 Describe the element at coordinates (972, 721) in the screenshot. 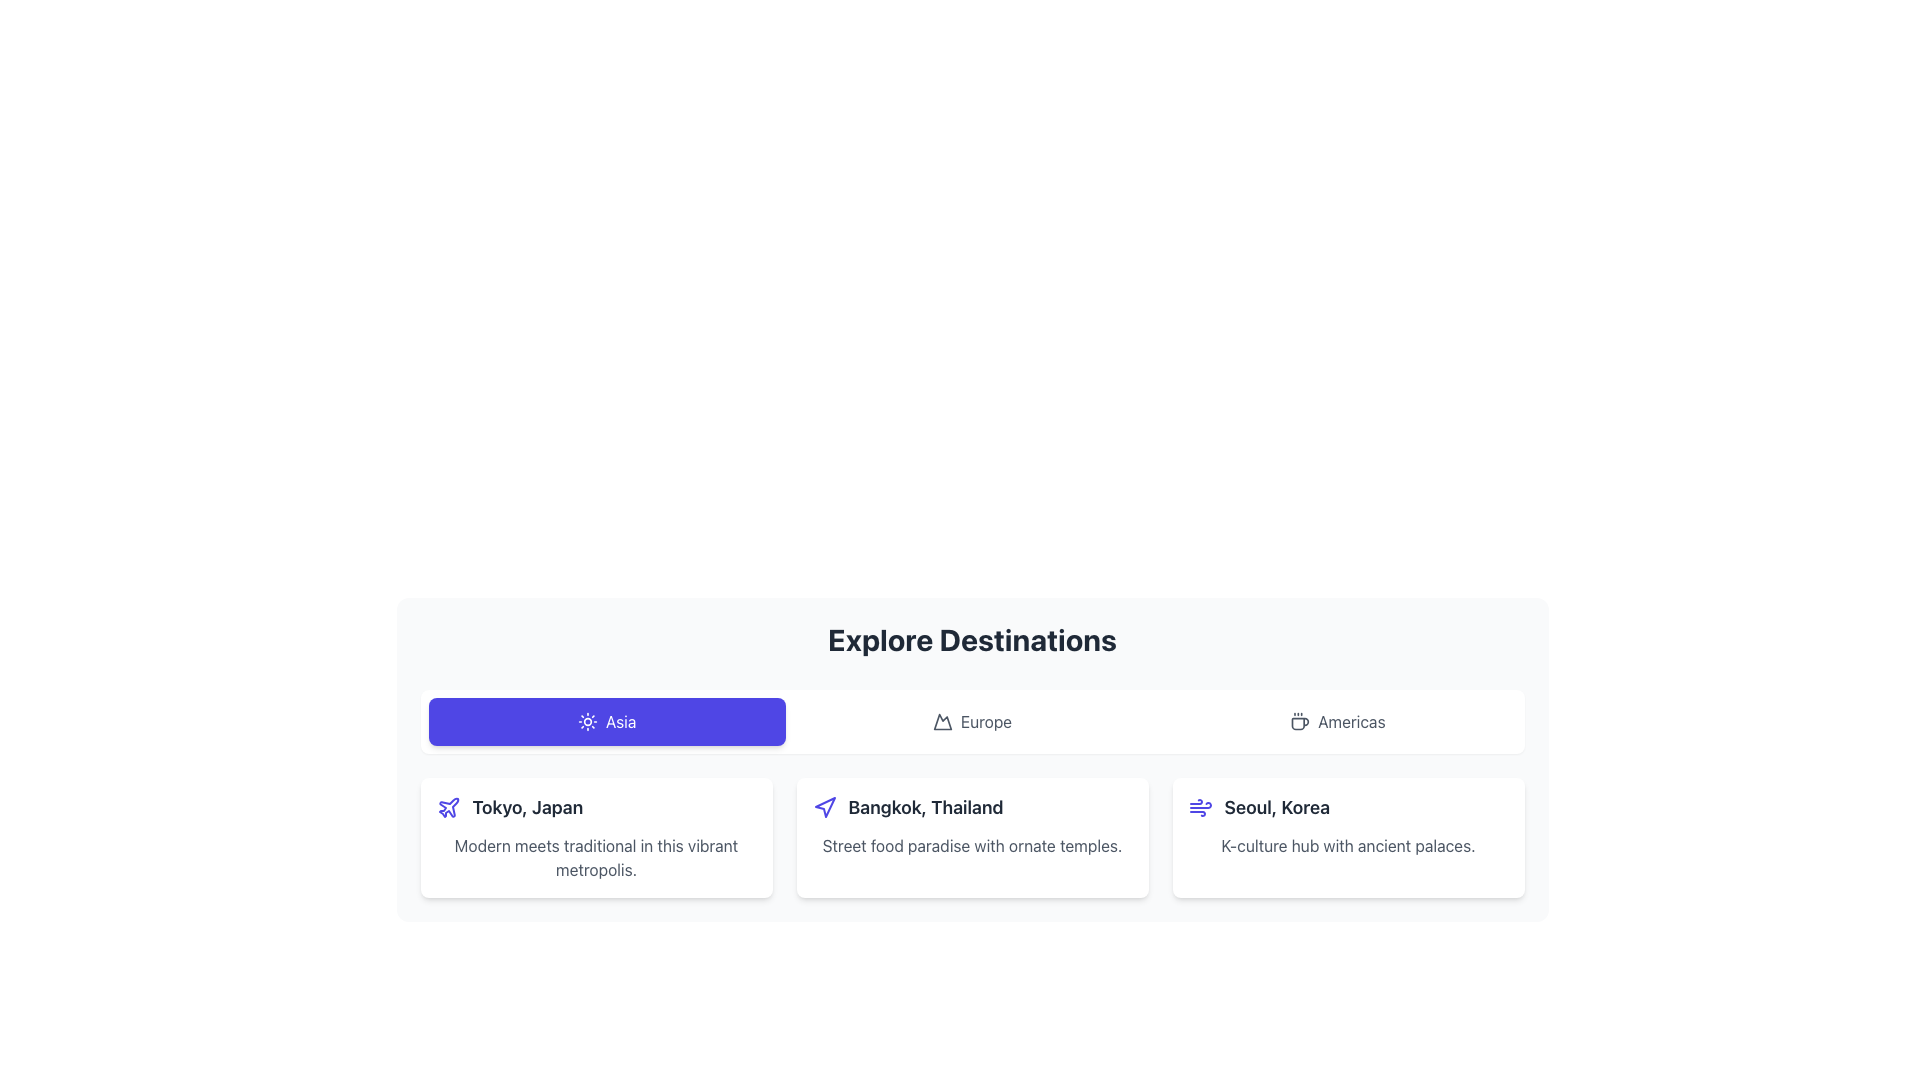

I see `the 'Europe' button in the row of continent filter buttons located beneath the 'Explore Destinations' heading` at that location.